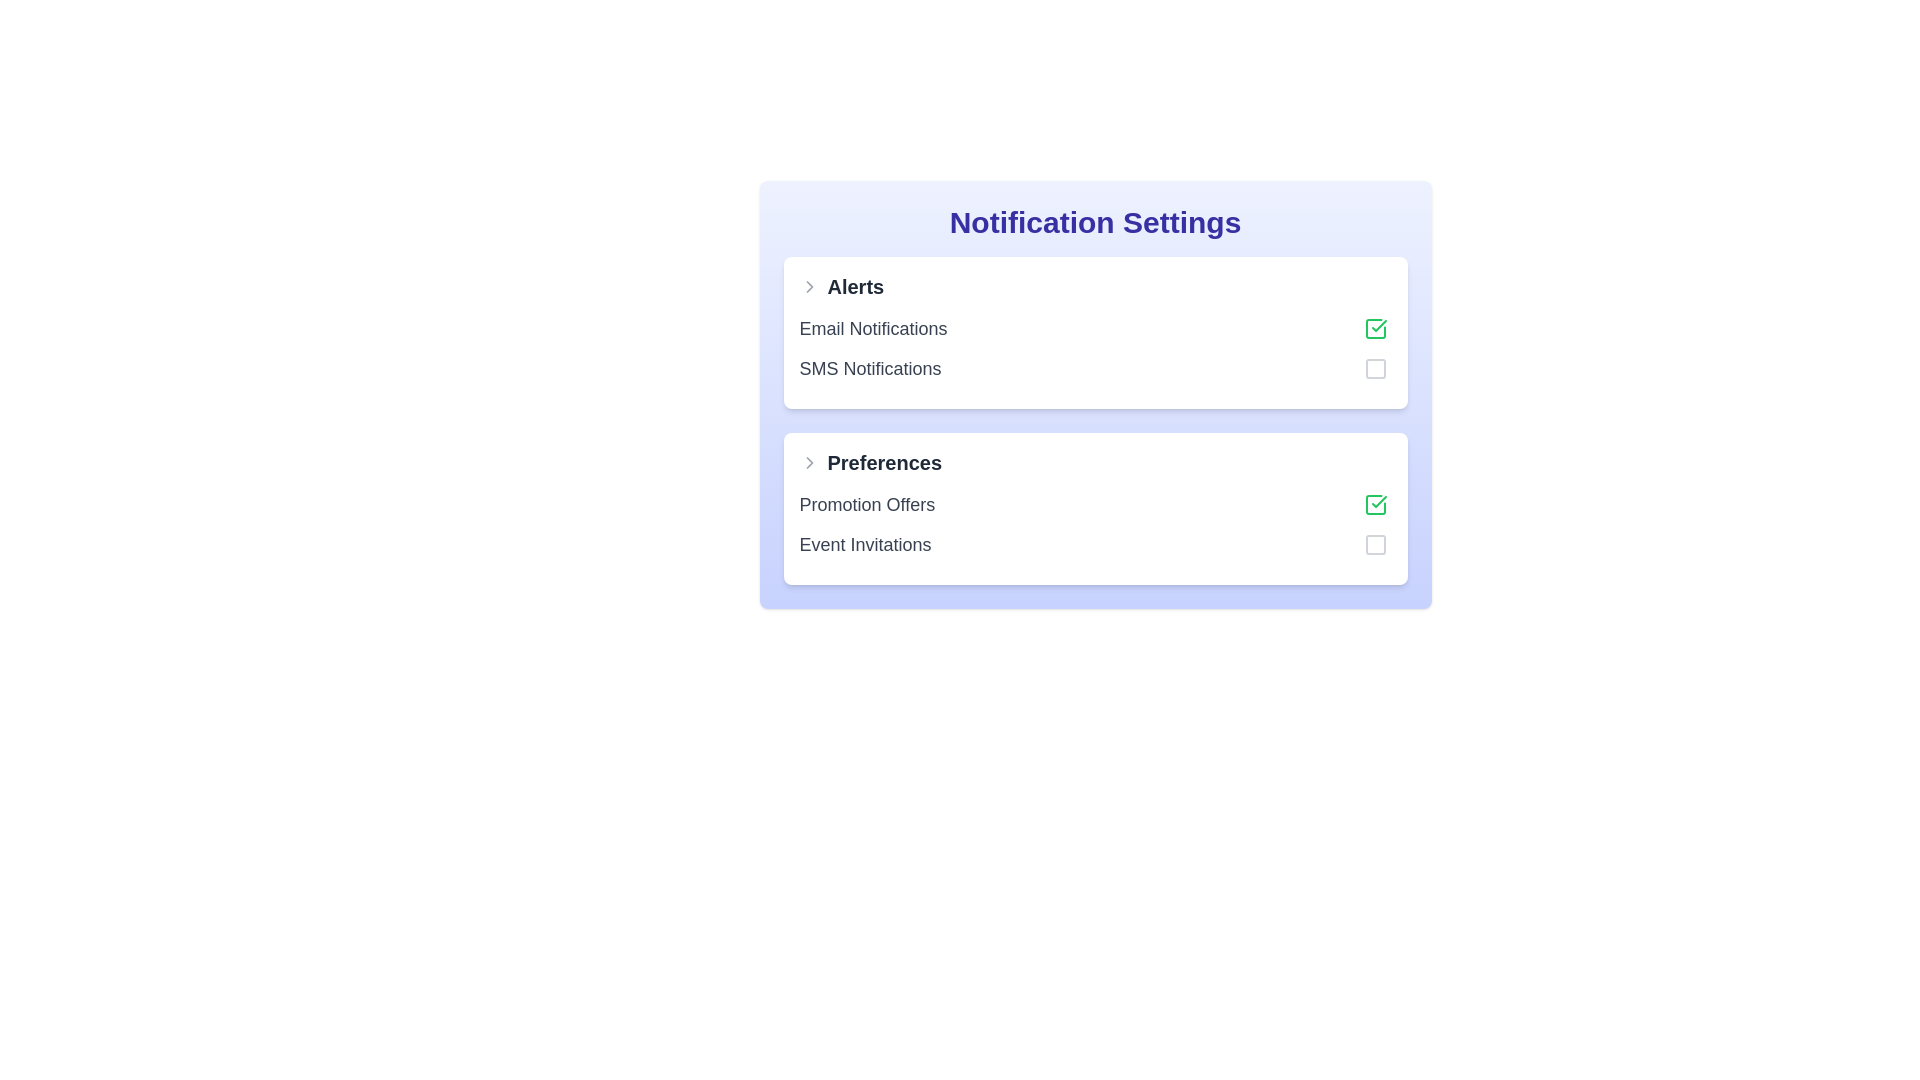  Describe the element at coordinates (873, 327) in the screenshot. I see `the text label displaying 'Email Notifications' in a large gray font, located in the 'Alerts' section of the 'Notification Settings' interface` at that location.